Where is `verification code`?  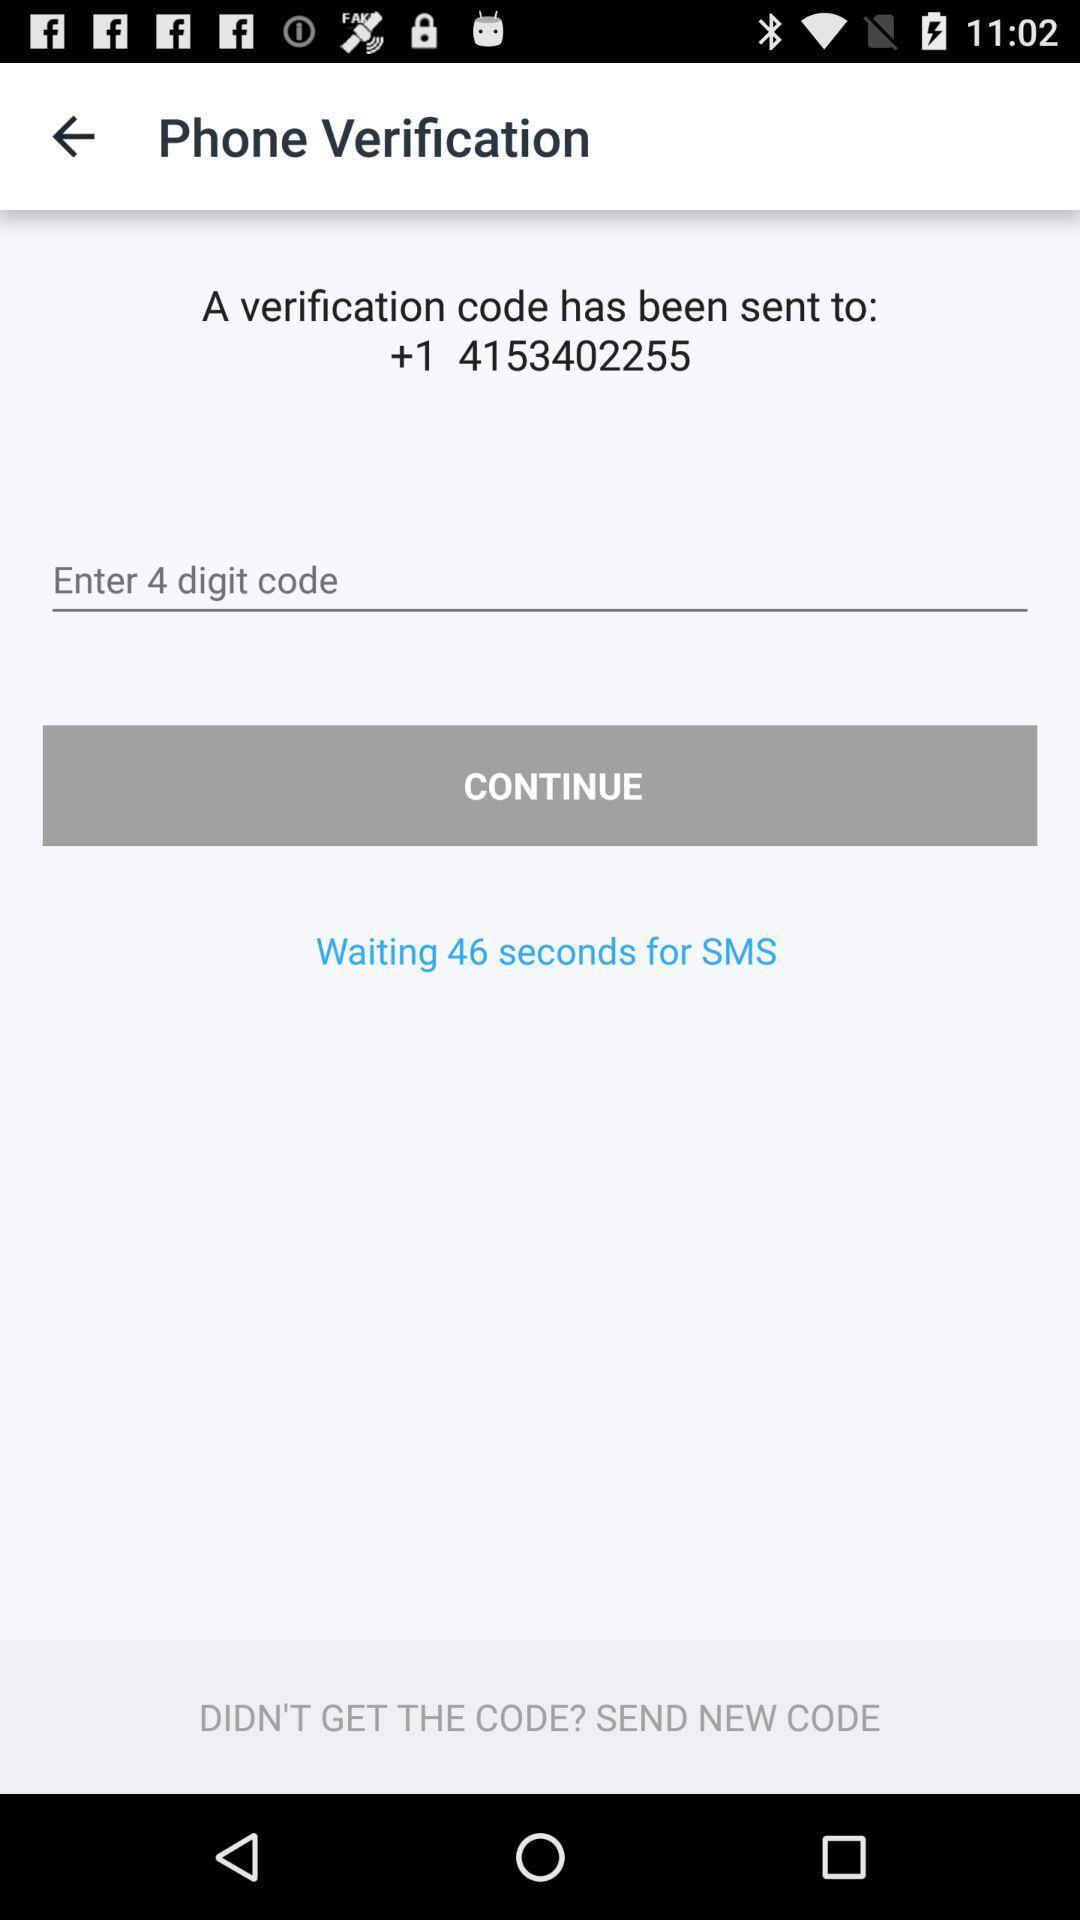
verification code is located at coordinates (540, 579).